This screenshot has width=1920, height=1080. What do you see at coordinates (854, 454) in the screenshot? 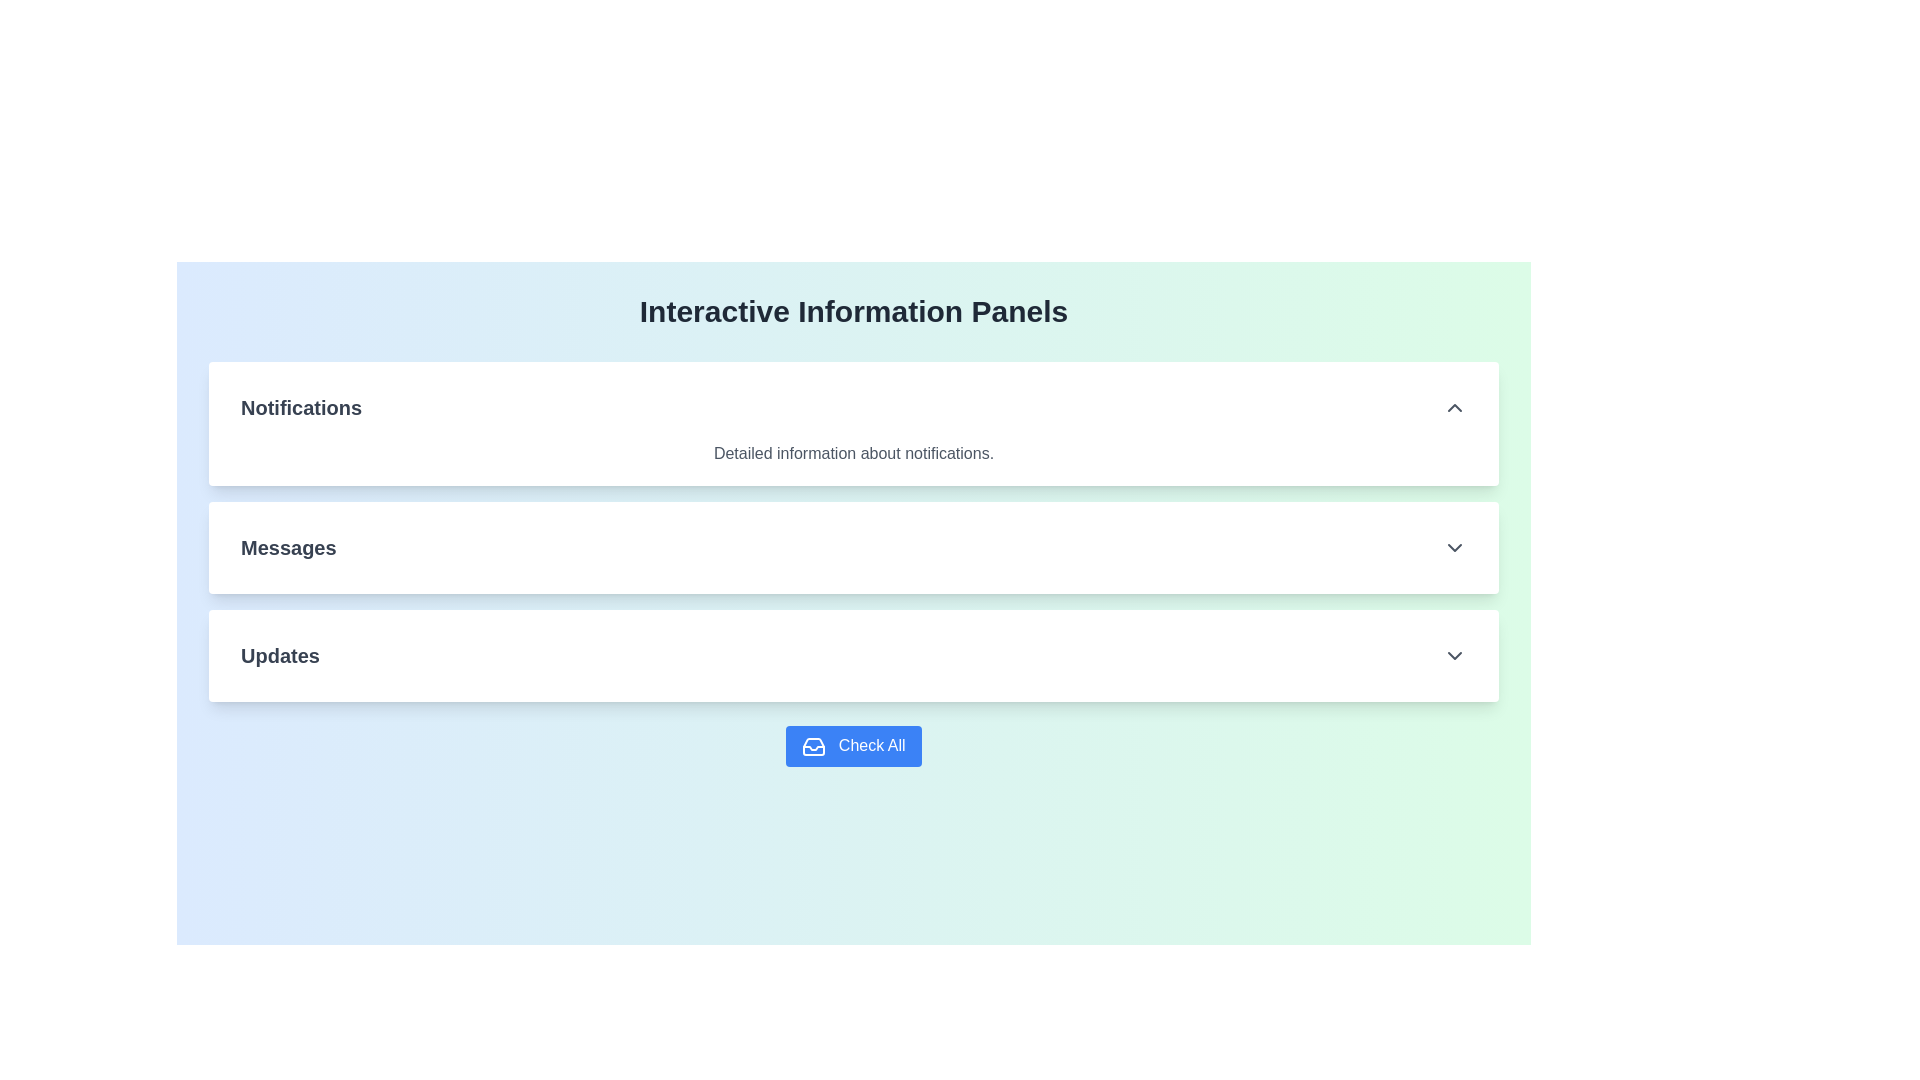
I see `the text block containing the phrase 'Detailed information about notifications.' in the Notifications section` at bounding box center [854, 454].